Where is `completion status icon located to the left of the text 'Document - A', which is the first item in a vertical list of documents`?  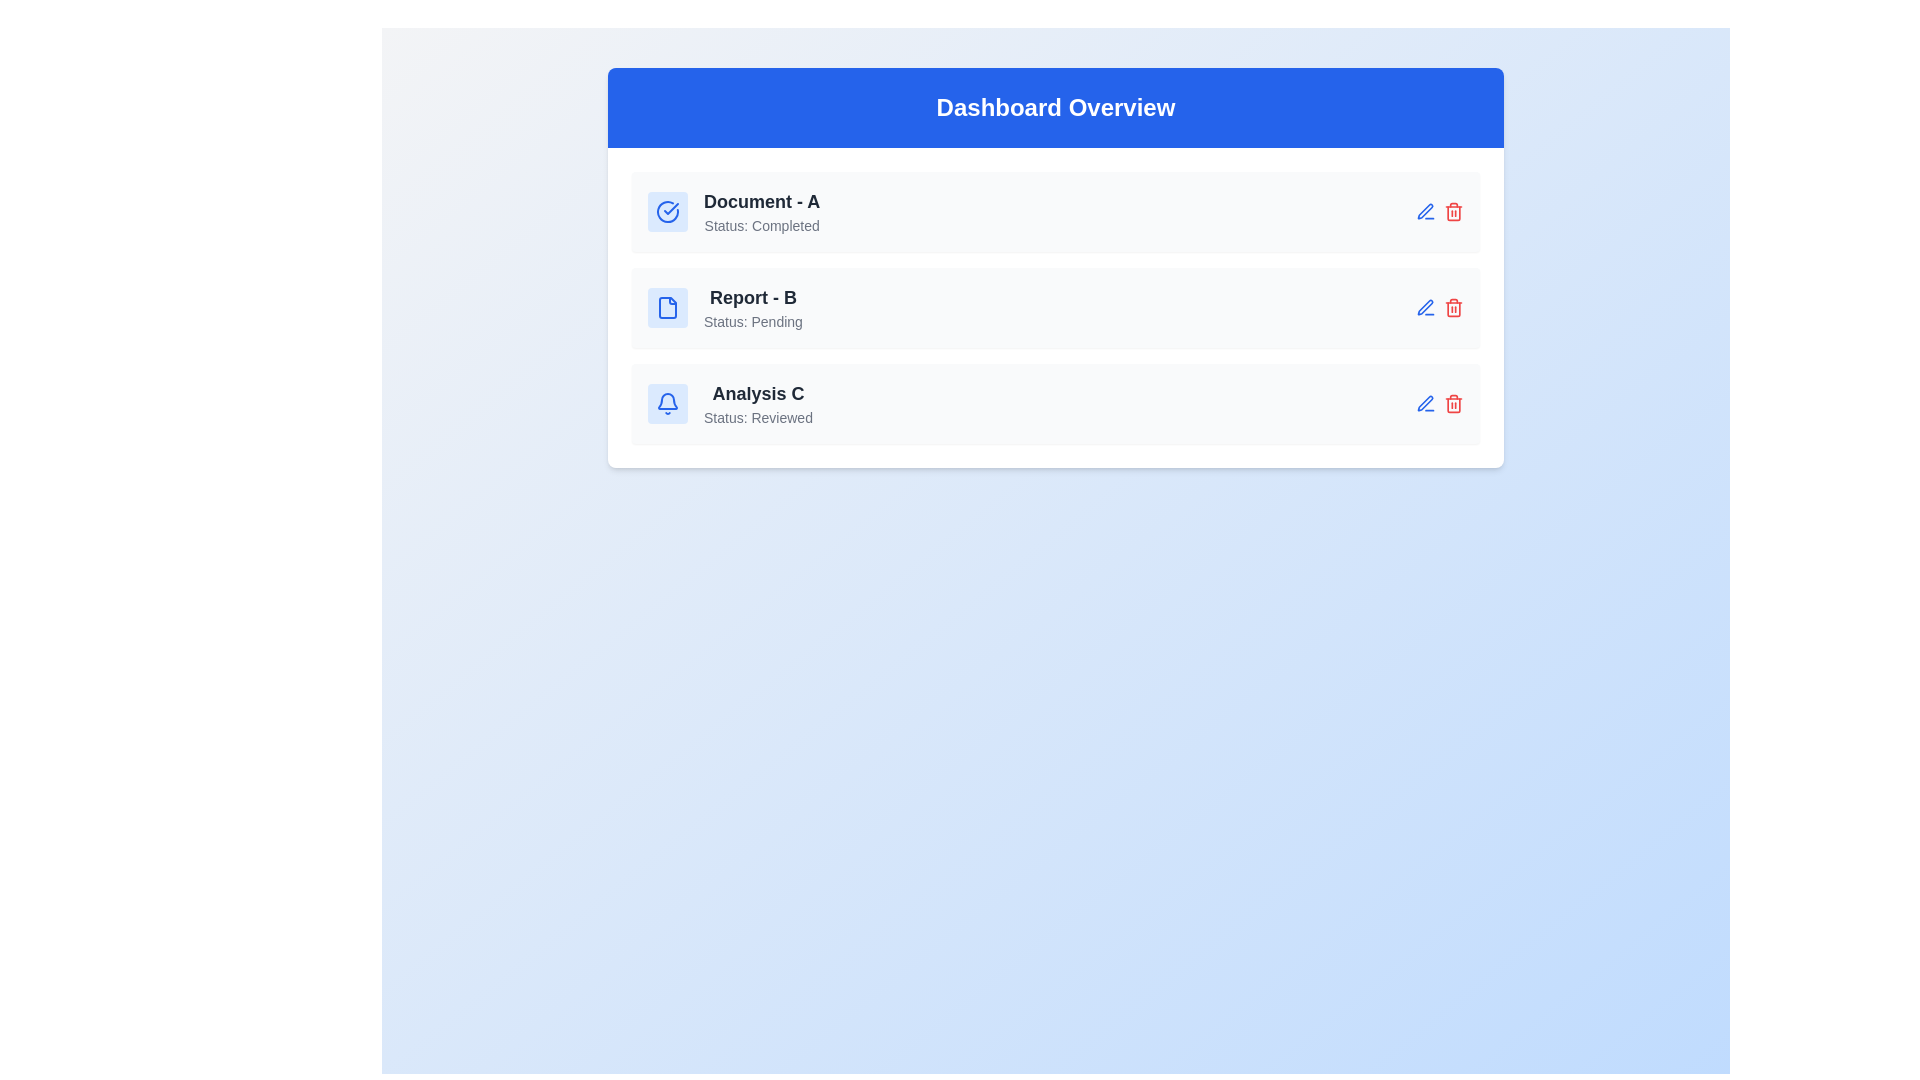
completion status icon located to the left of the text 'Document - A', which is the first item in a vertical list of documents is located at coordinates (667, 212).